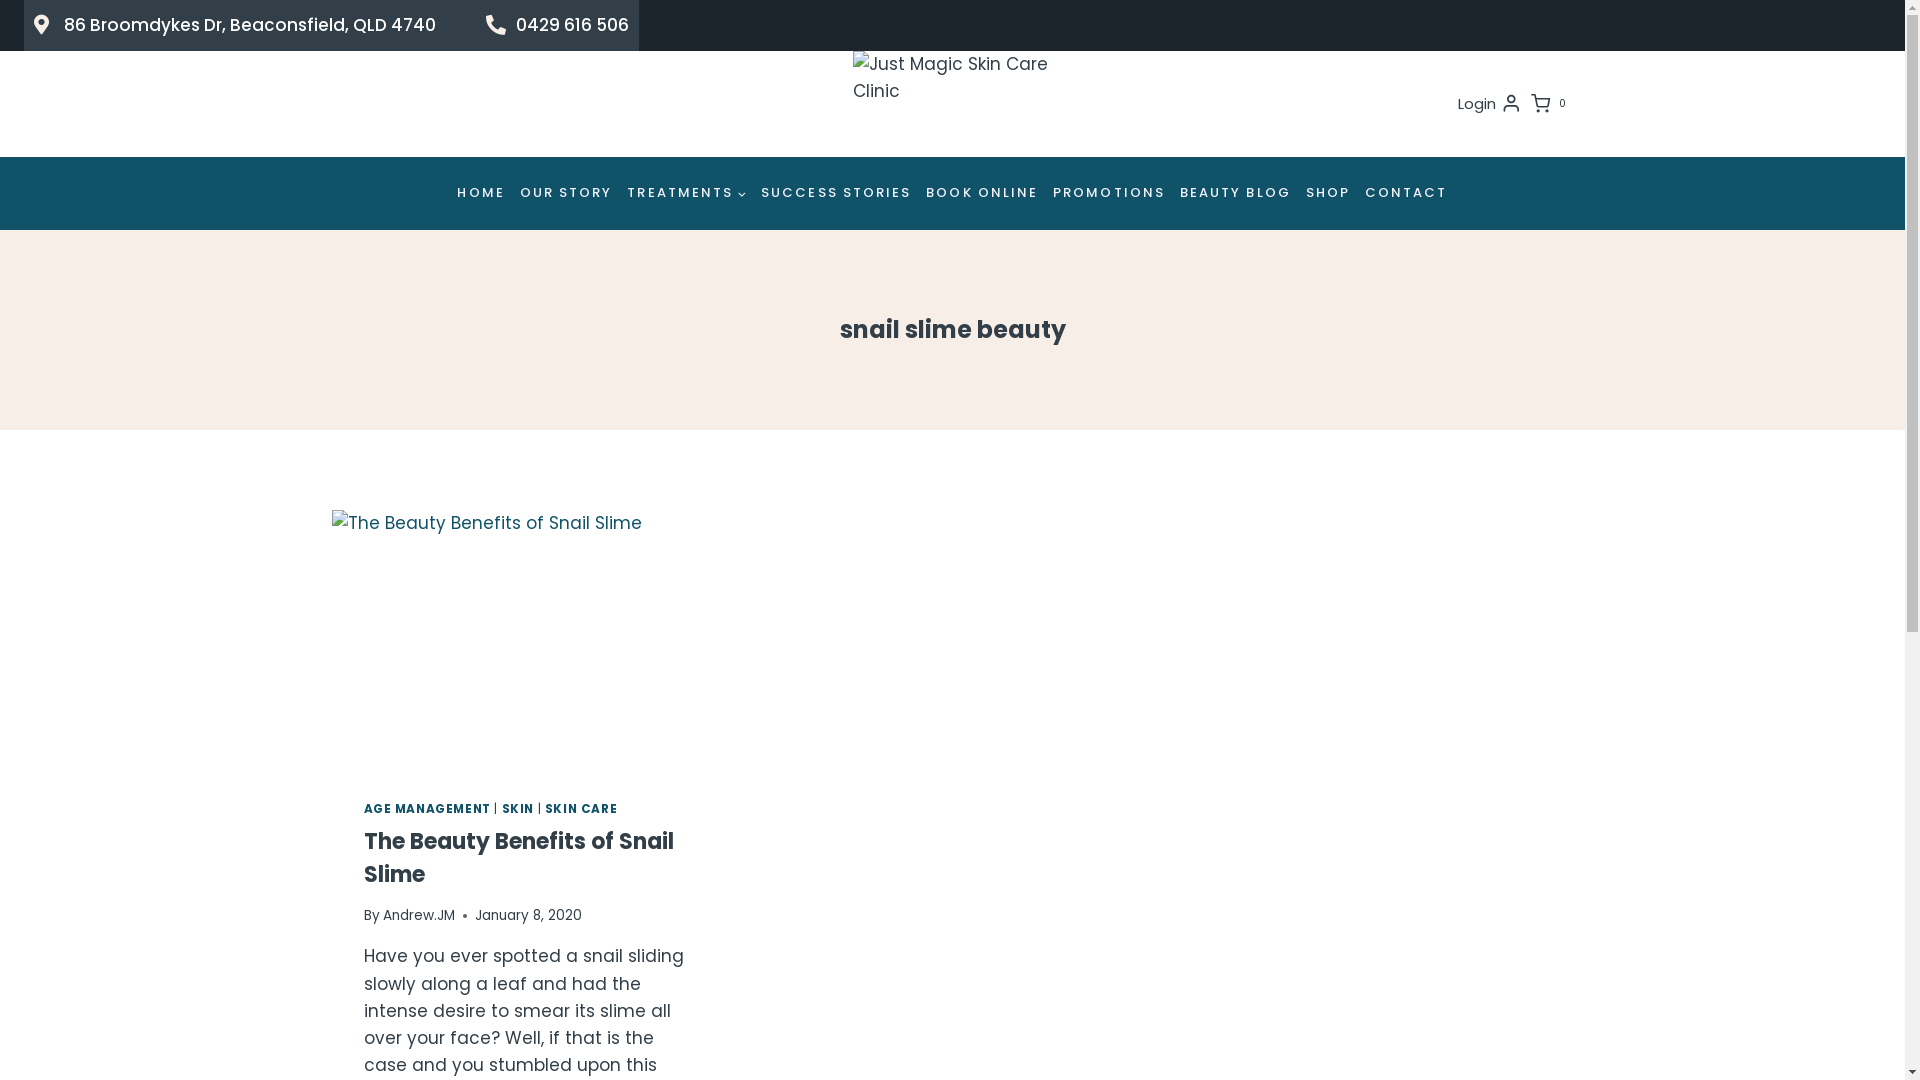  I want to click on 'AGE MANAGEMENT', so click(426, 808).